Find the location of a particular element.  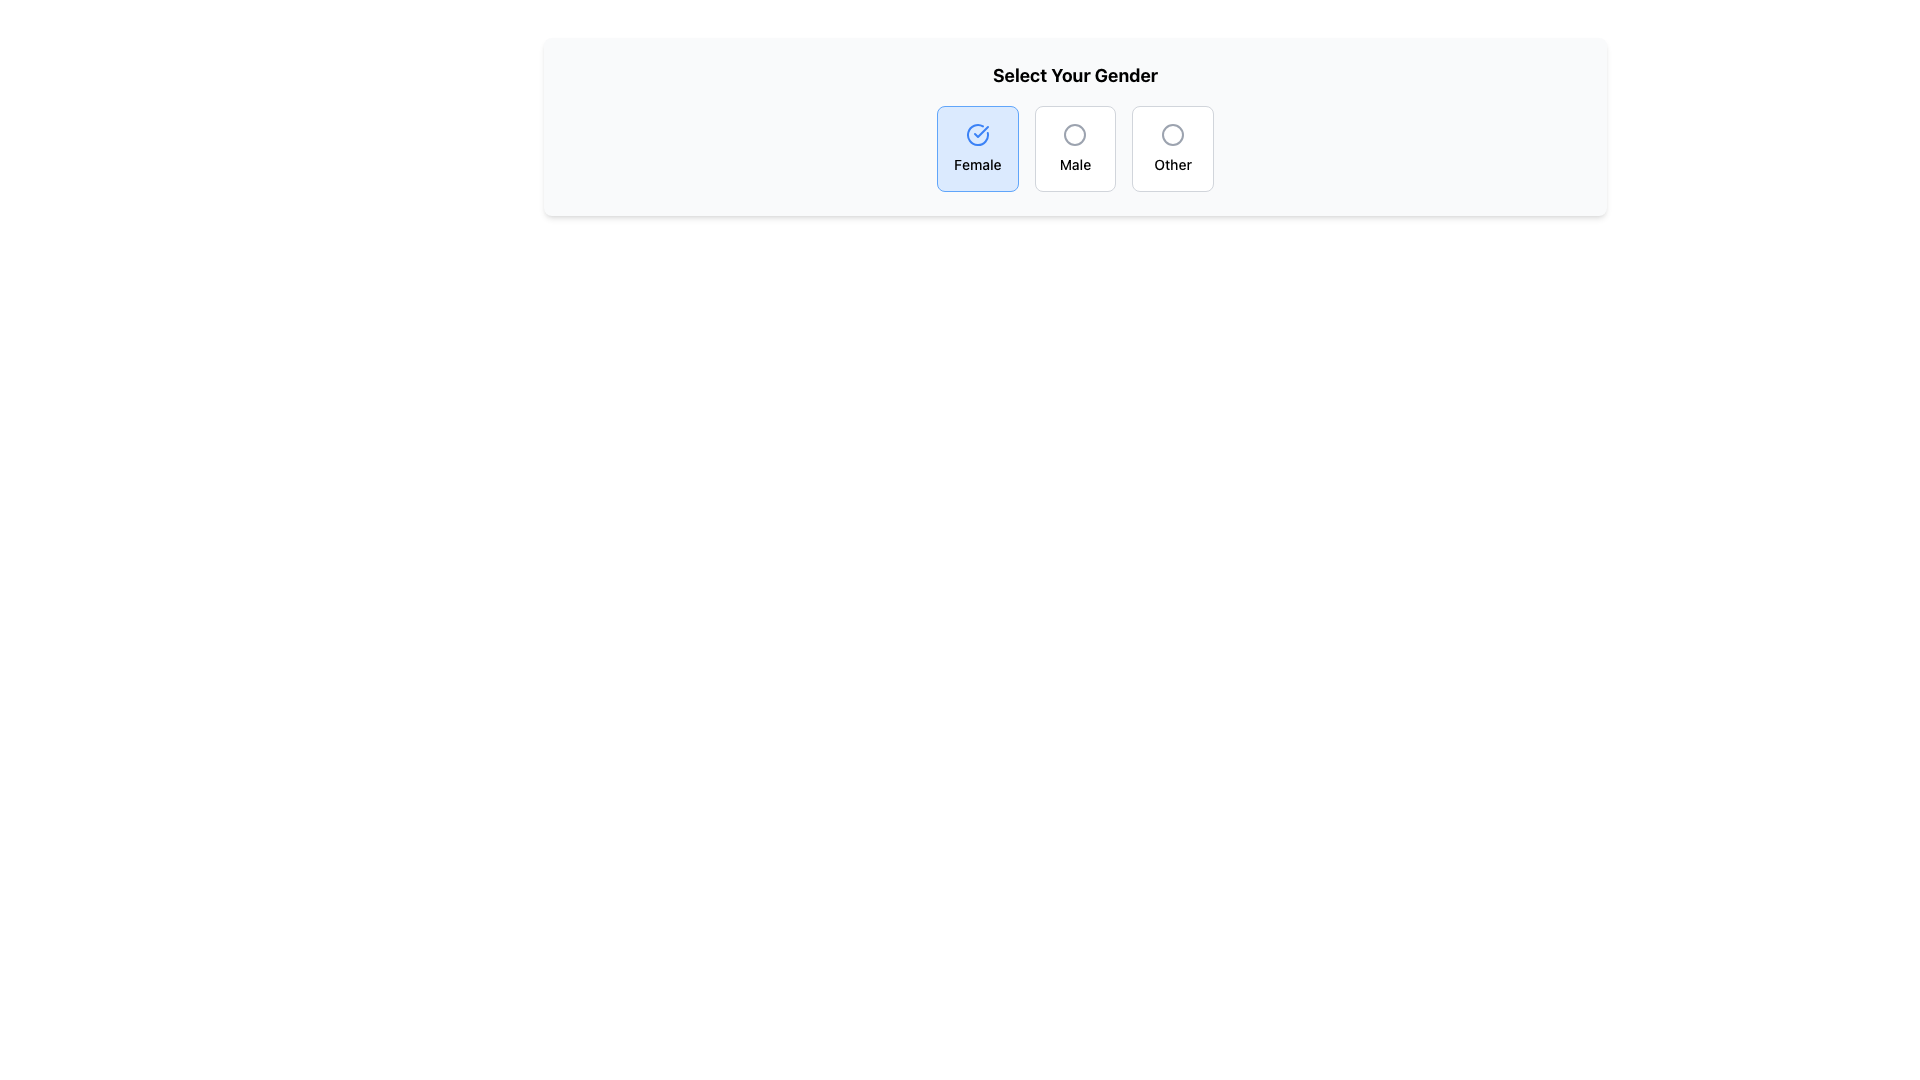

the selectable tile labeled 'Male' with a circular gray icon is located at coordinates (1074, 148).